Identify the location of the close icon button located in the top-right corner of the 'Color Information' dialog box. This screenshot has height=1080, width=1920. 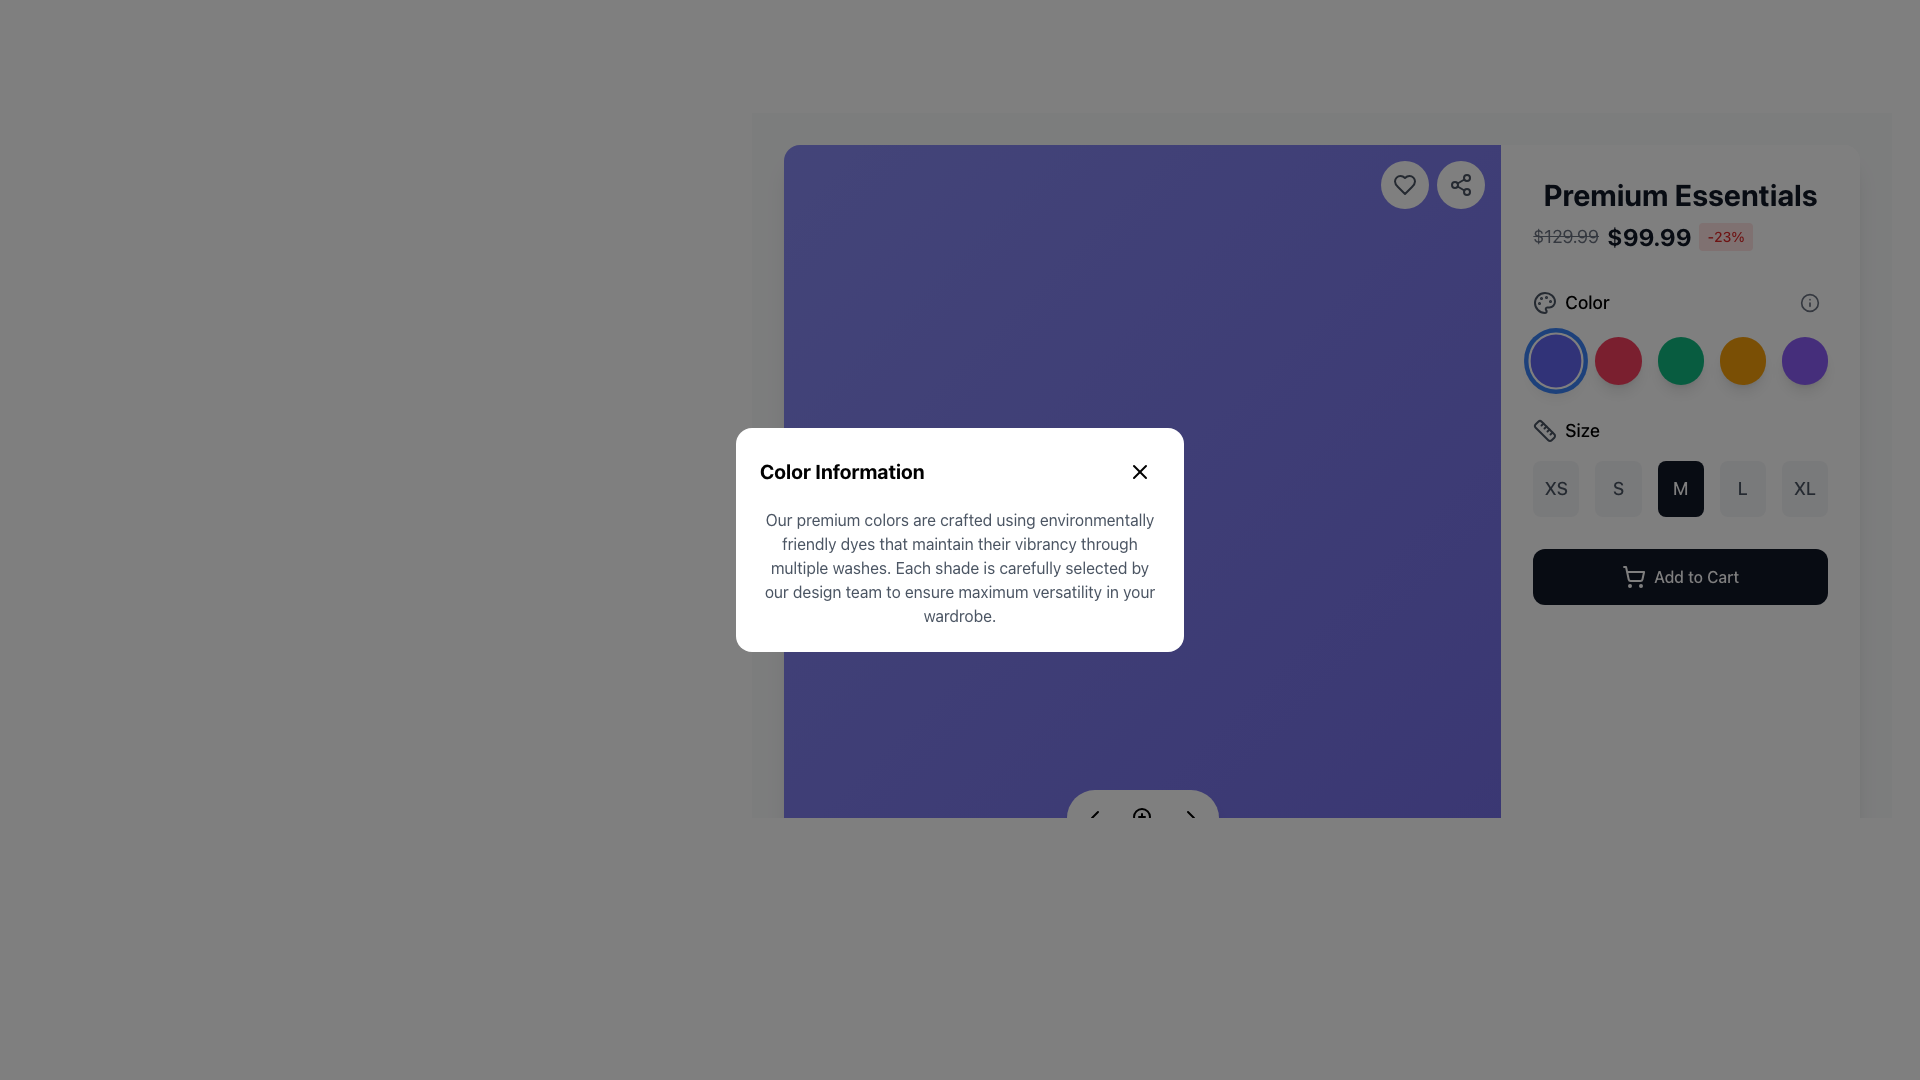
(1140, 471).